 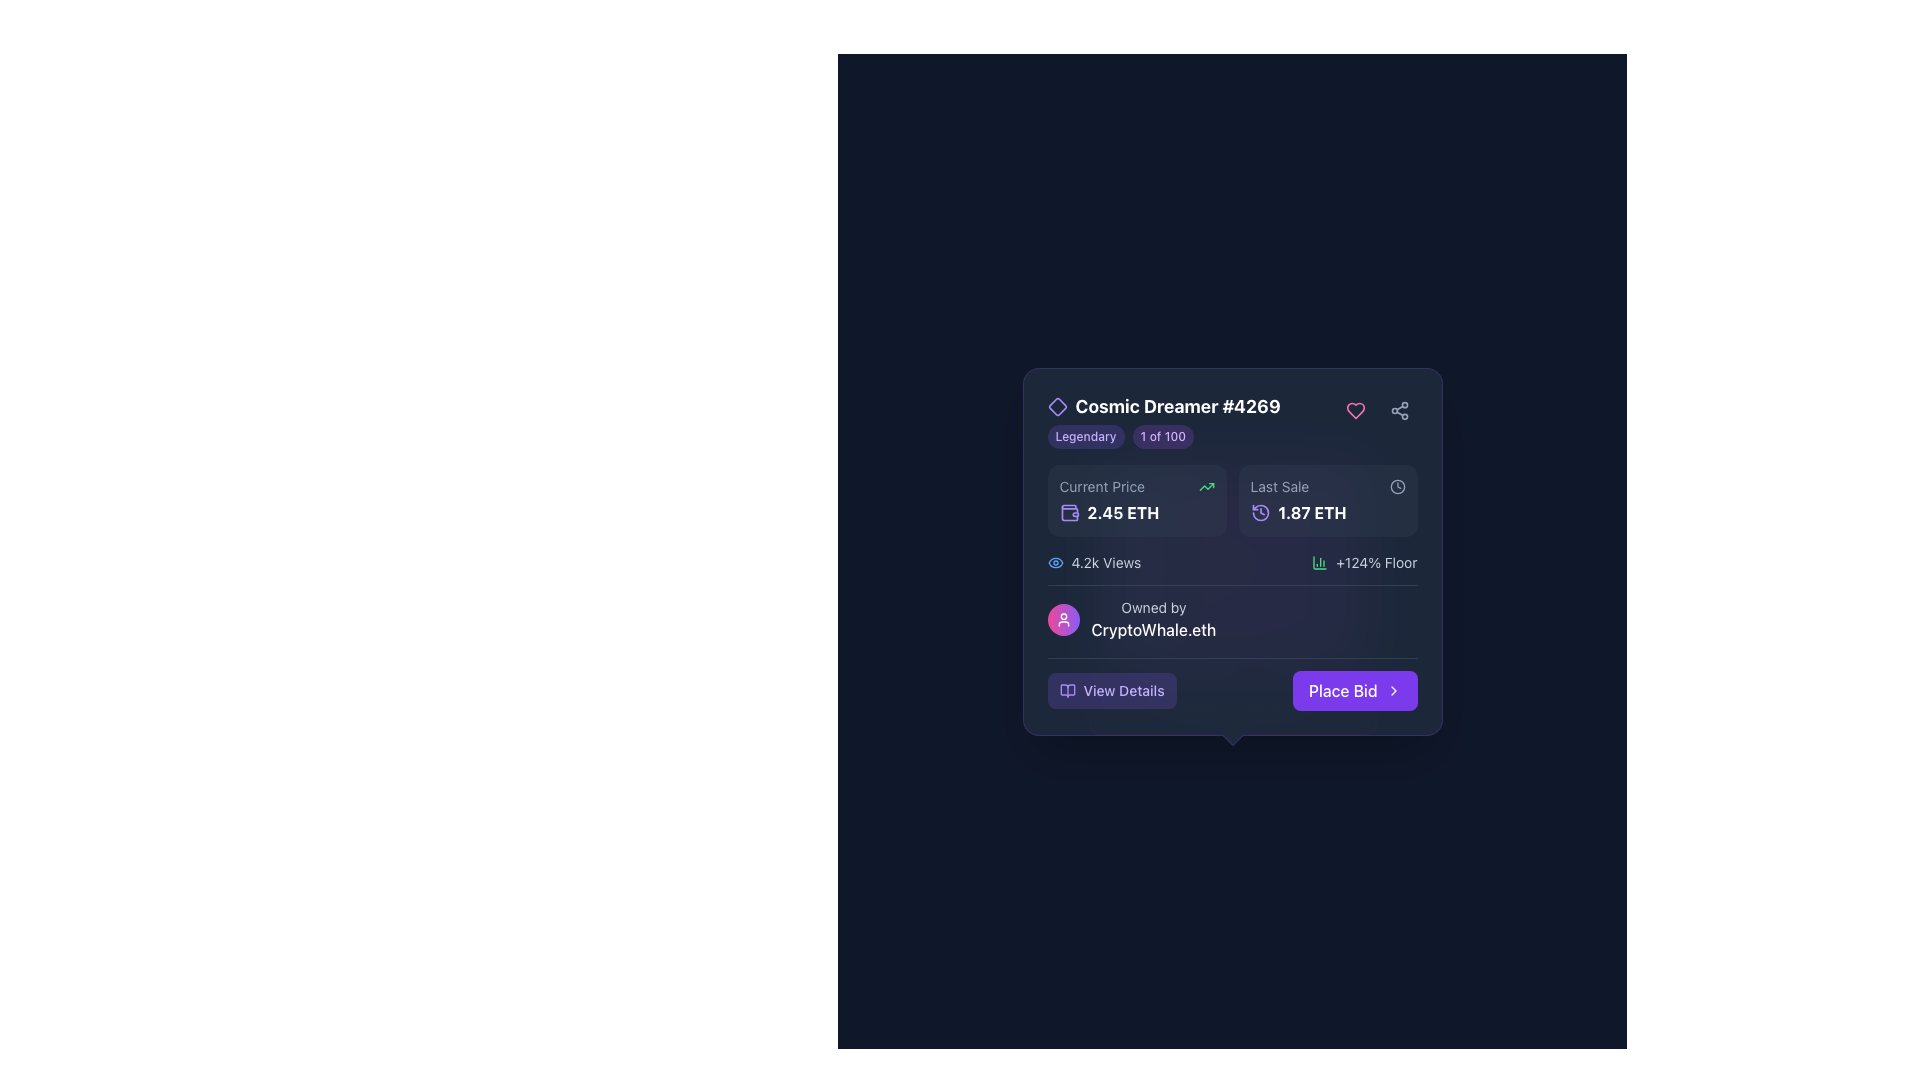 I want to click on the clock icon in the 'Last Sale' section, which is styled with a slate-gray tone and features clock hands in a minimalist design, so click(x=1396, y=486).